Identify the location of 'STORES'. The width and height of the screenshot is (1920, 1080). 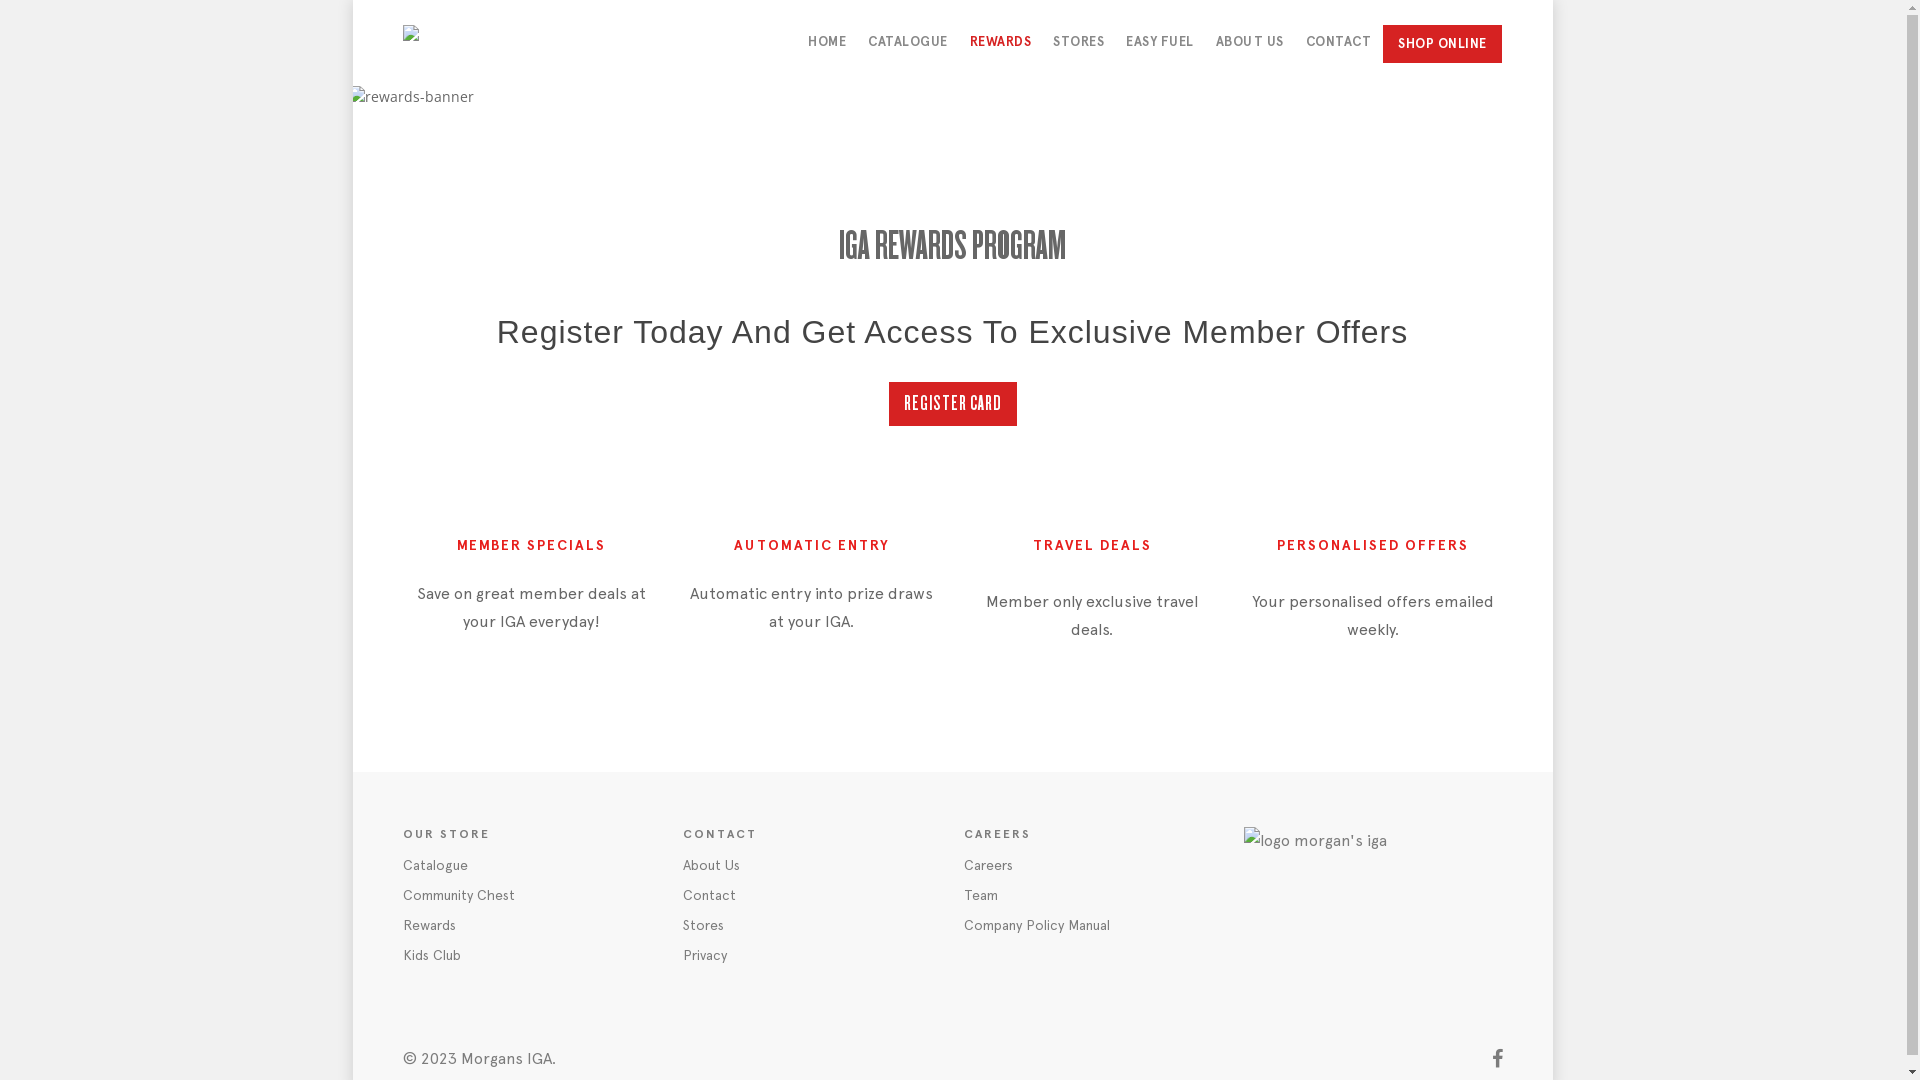
(1077, 53).